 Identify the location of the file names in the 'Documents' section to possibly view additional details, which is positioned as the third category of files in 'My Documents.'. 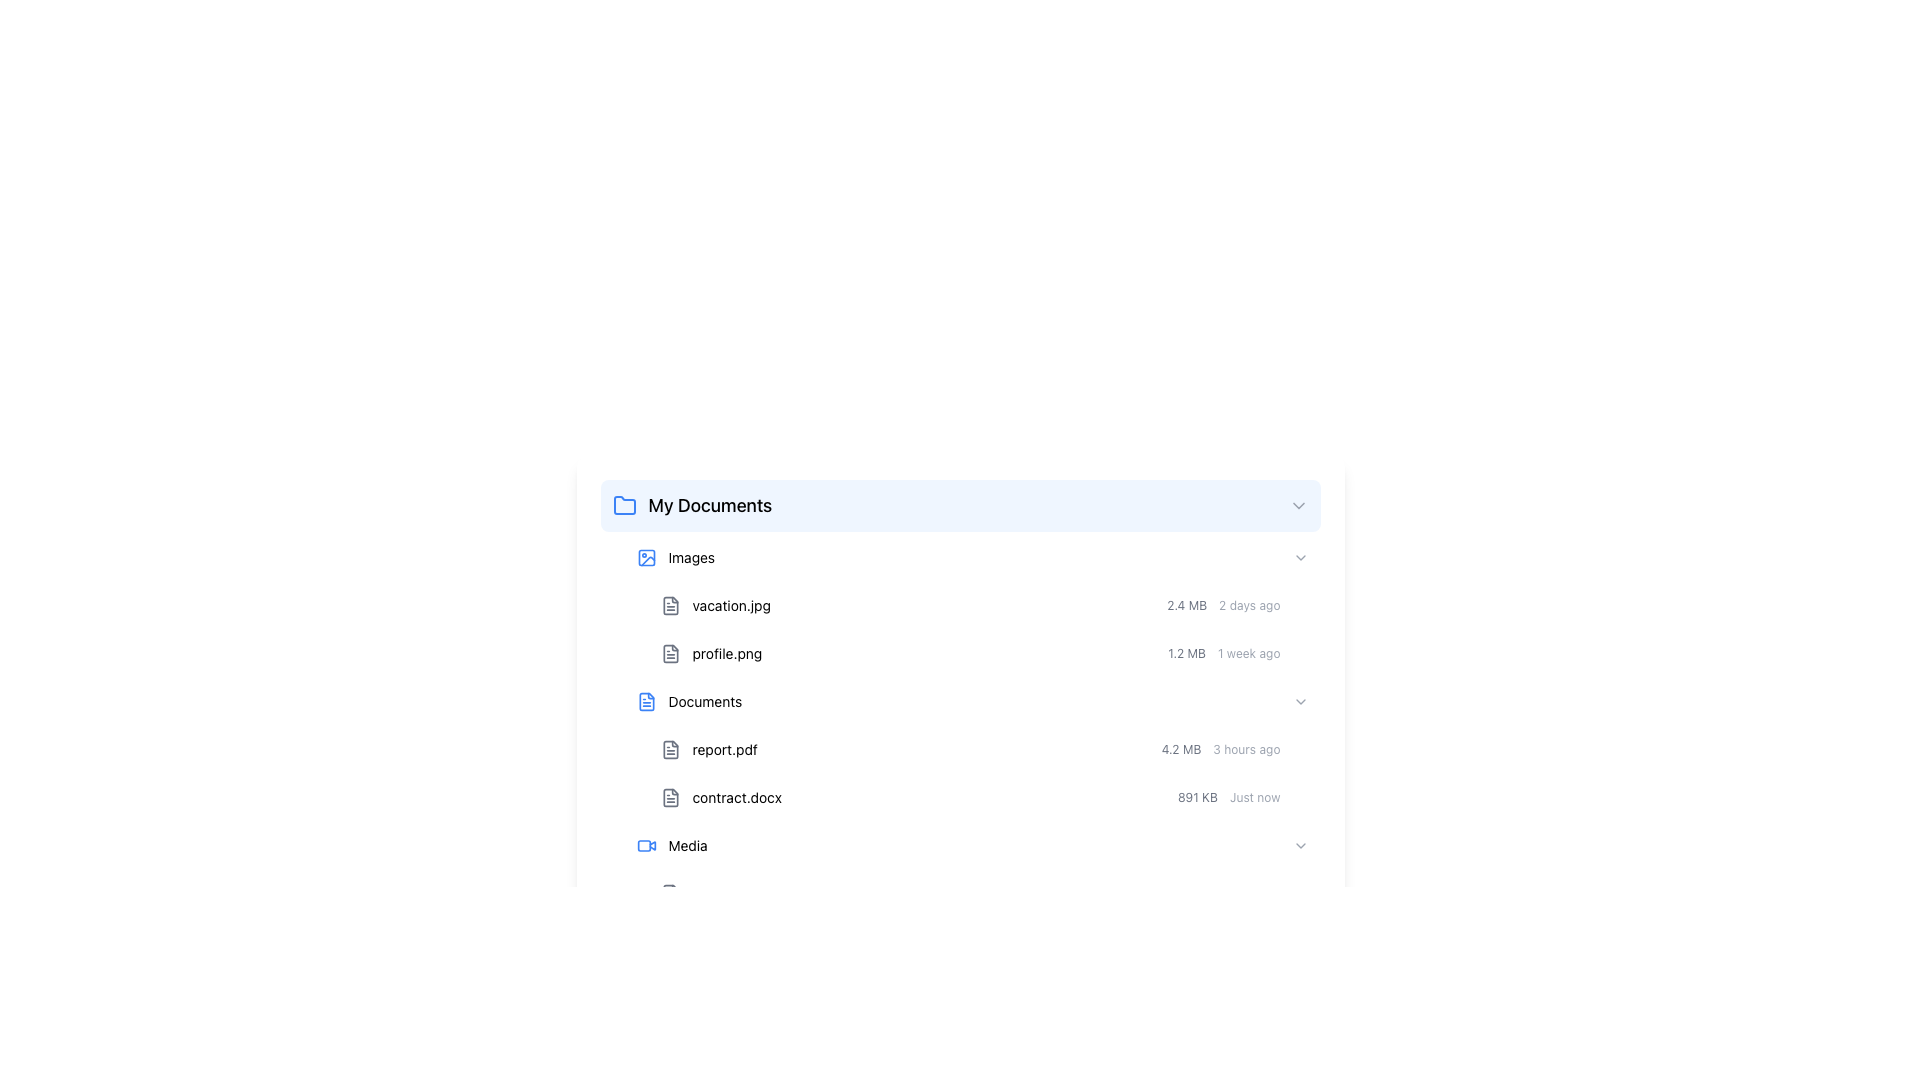
(972, 749).